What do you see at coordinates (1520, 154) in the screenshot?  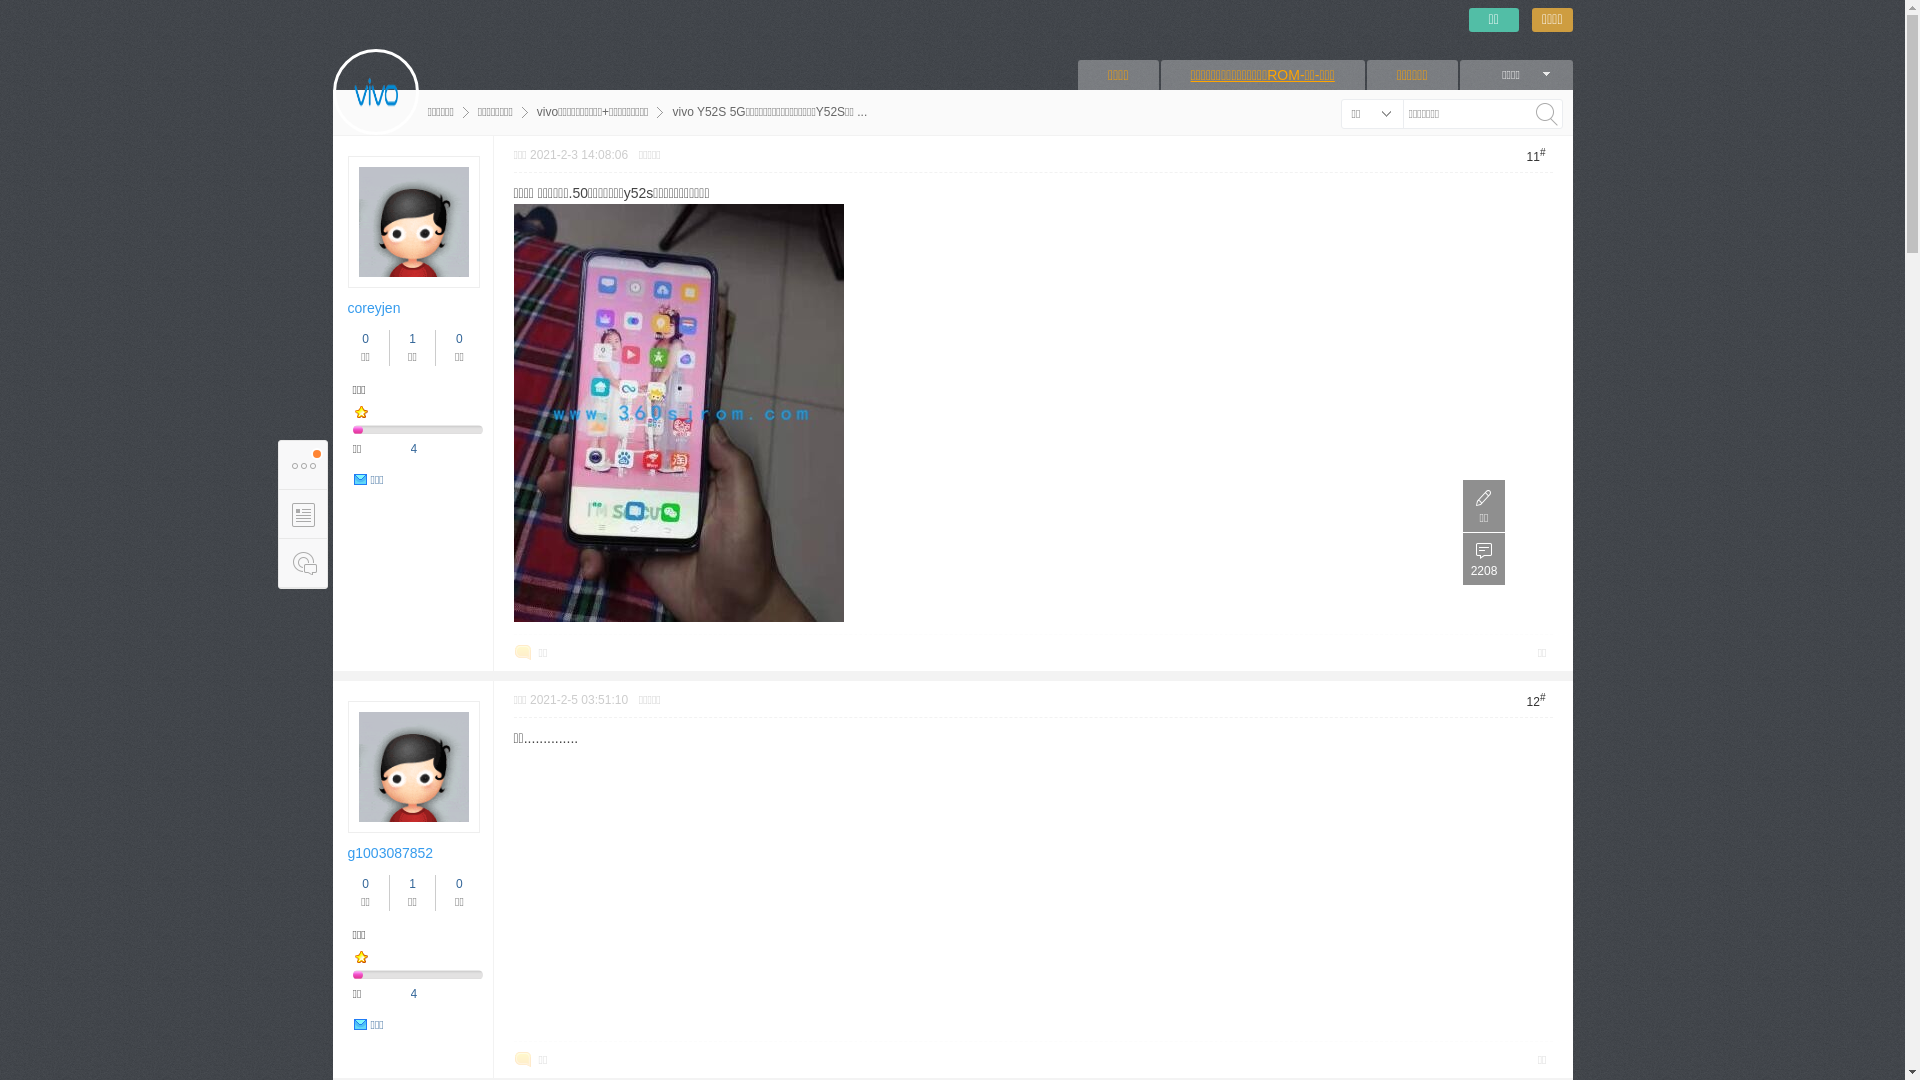 I see `'11#'` at bounding box center [1520, 154].